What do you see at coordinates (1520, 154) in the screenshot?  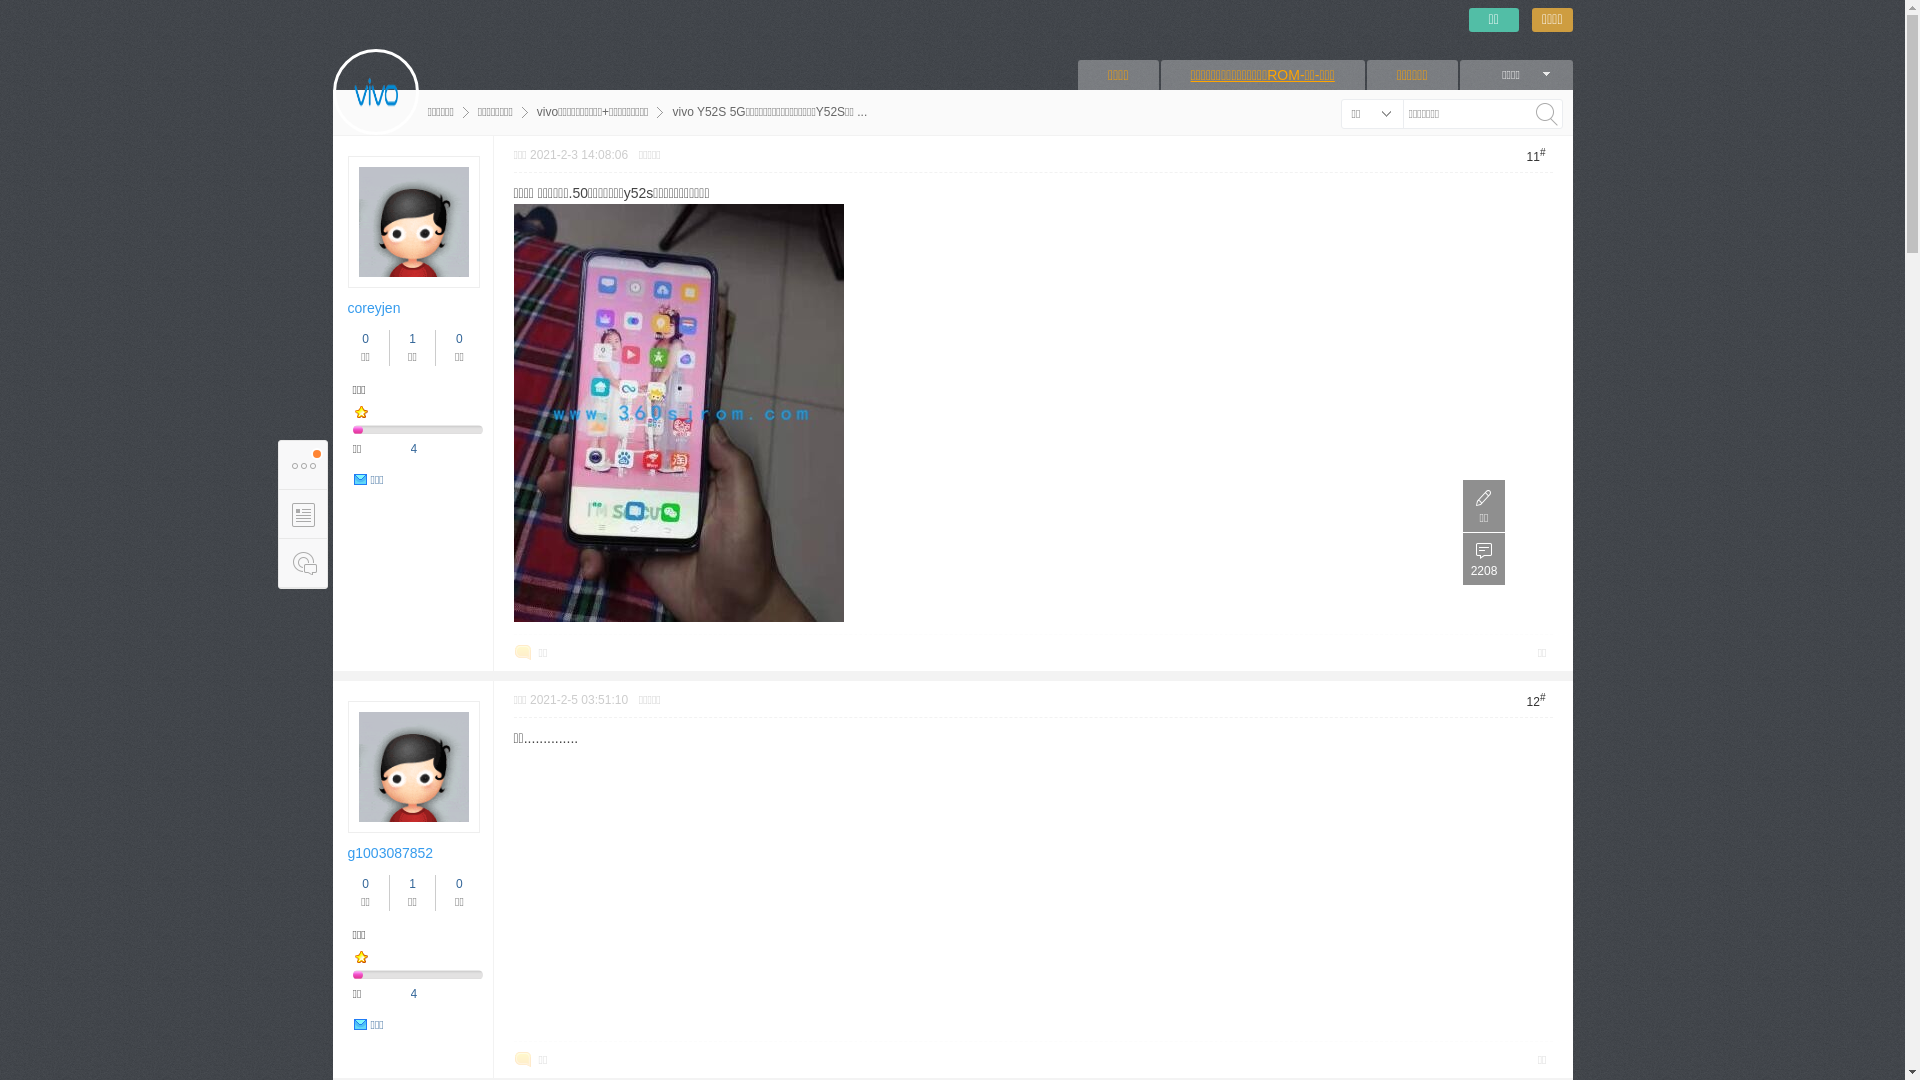 I see `'11#'` at bounding box center [1520, 154].